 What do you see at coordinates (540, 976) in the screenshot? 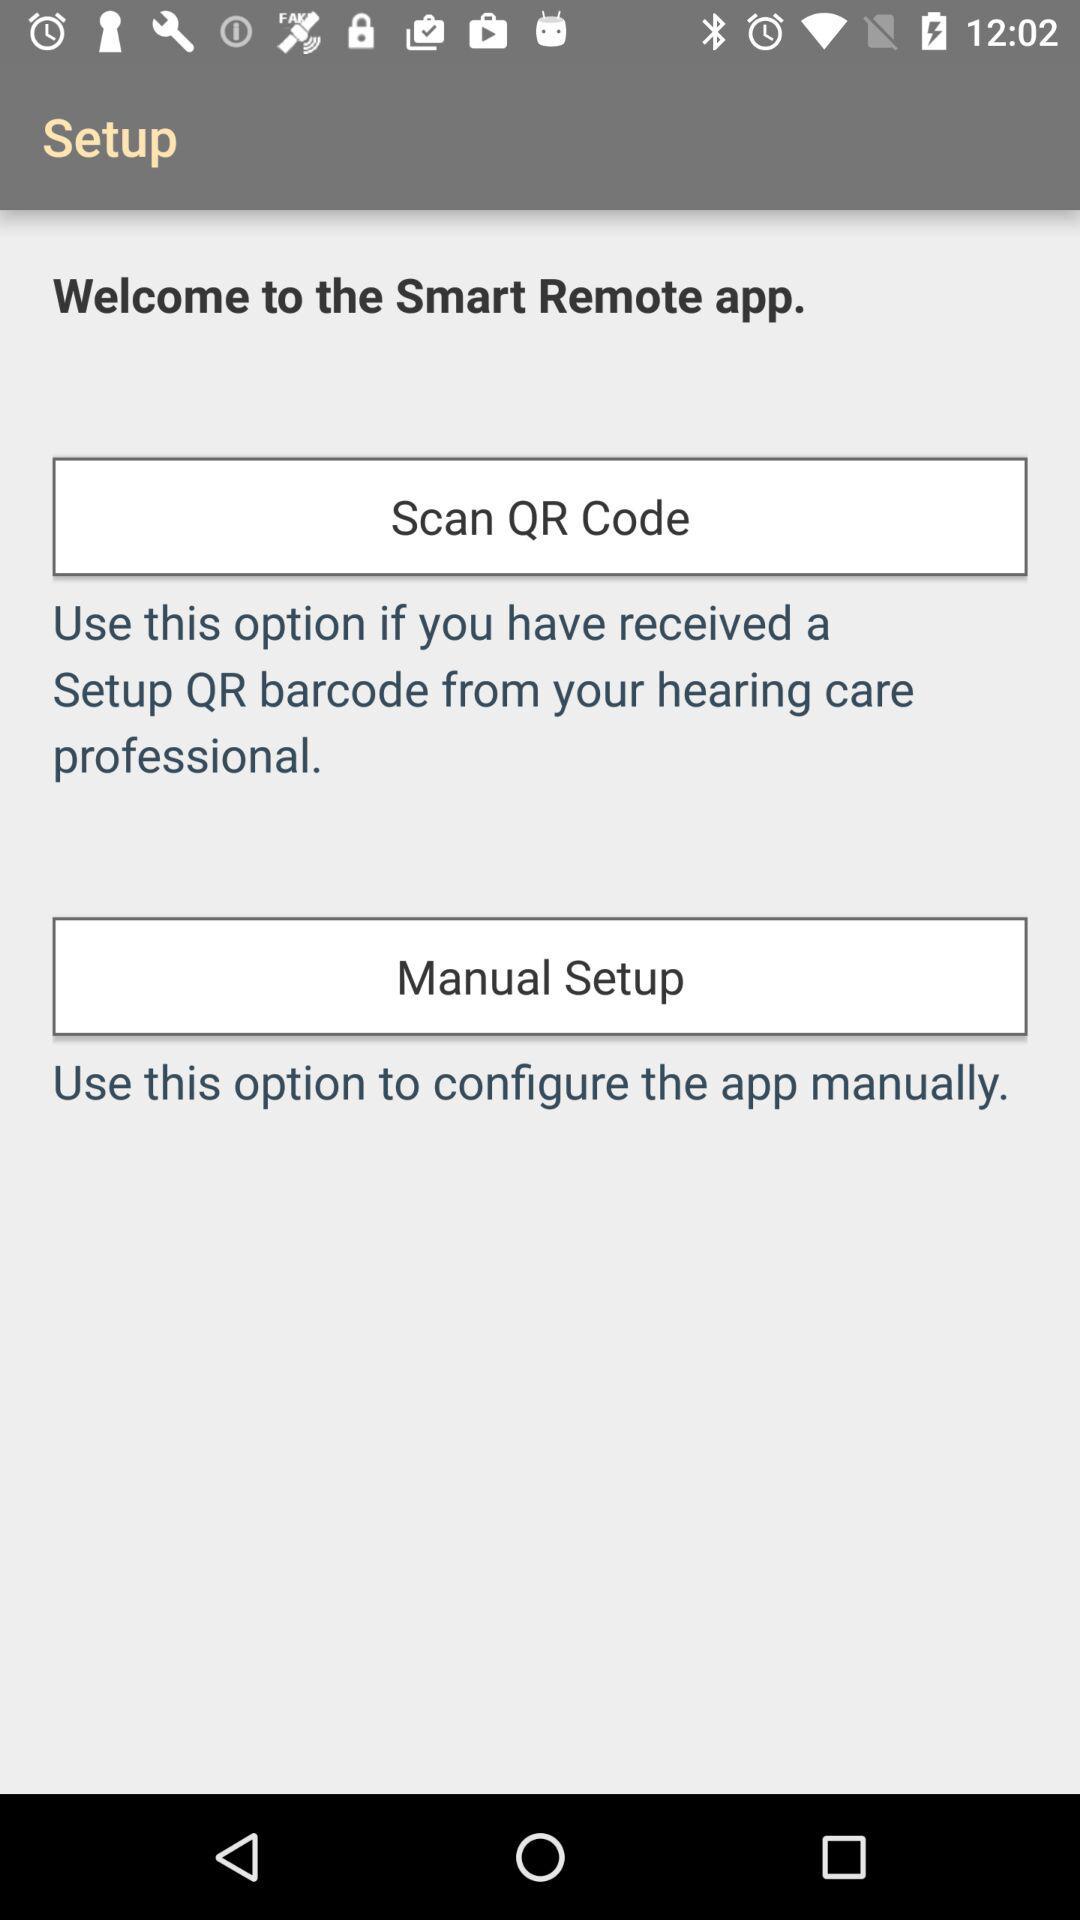
I see `icon below the use this option item` at bounding box center [540, 976].